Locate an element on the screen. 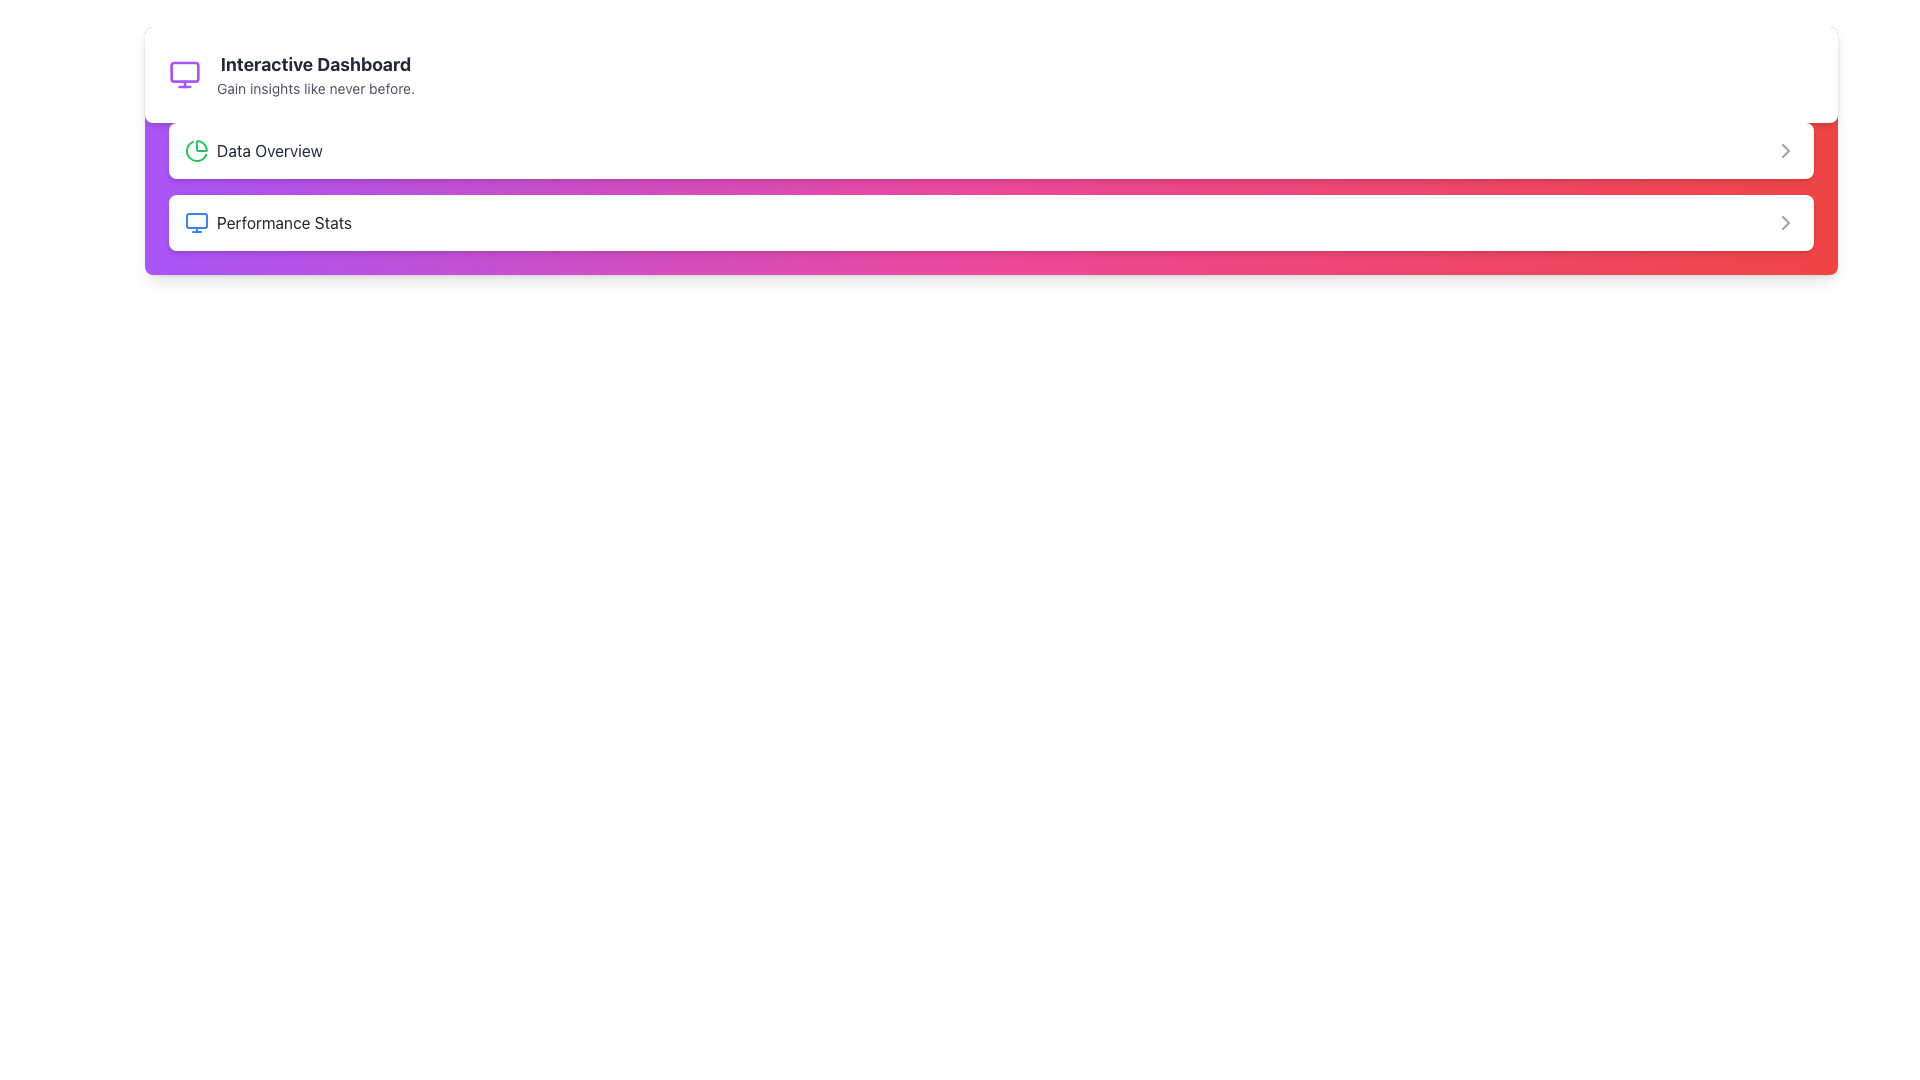 This screenshot has width=1920, height=1080. the 'Performance Stats' option in the purple gradient card is located at coordinates (267, 223).